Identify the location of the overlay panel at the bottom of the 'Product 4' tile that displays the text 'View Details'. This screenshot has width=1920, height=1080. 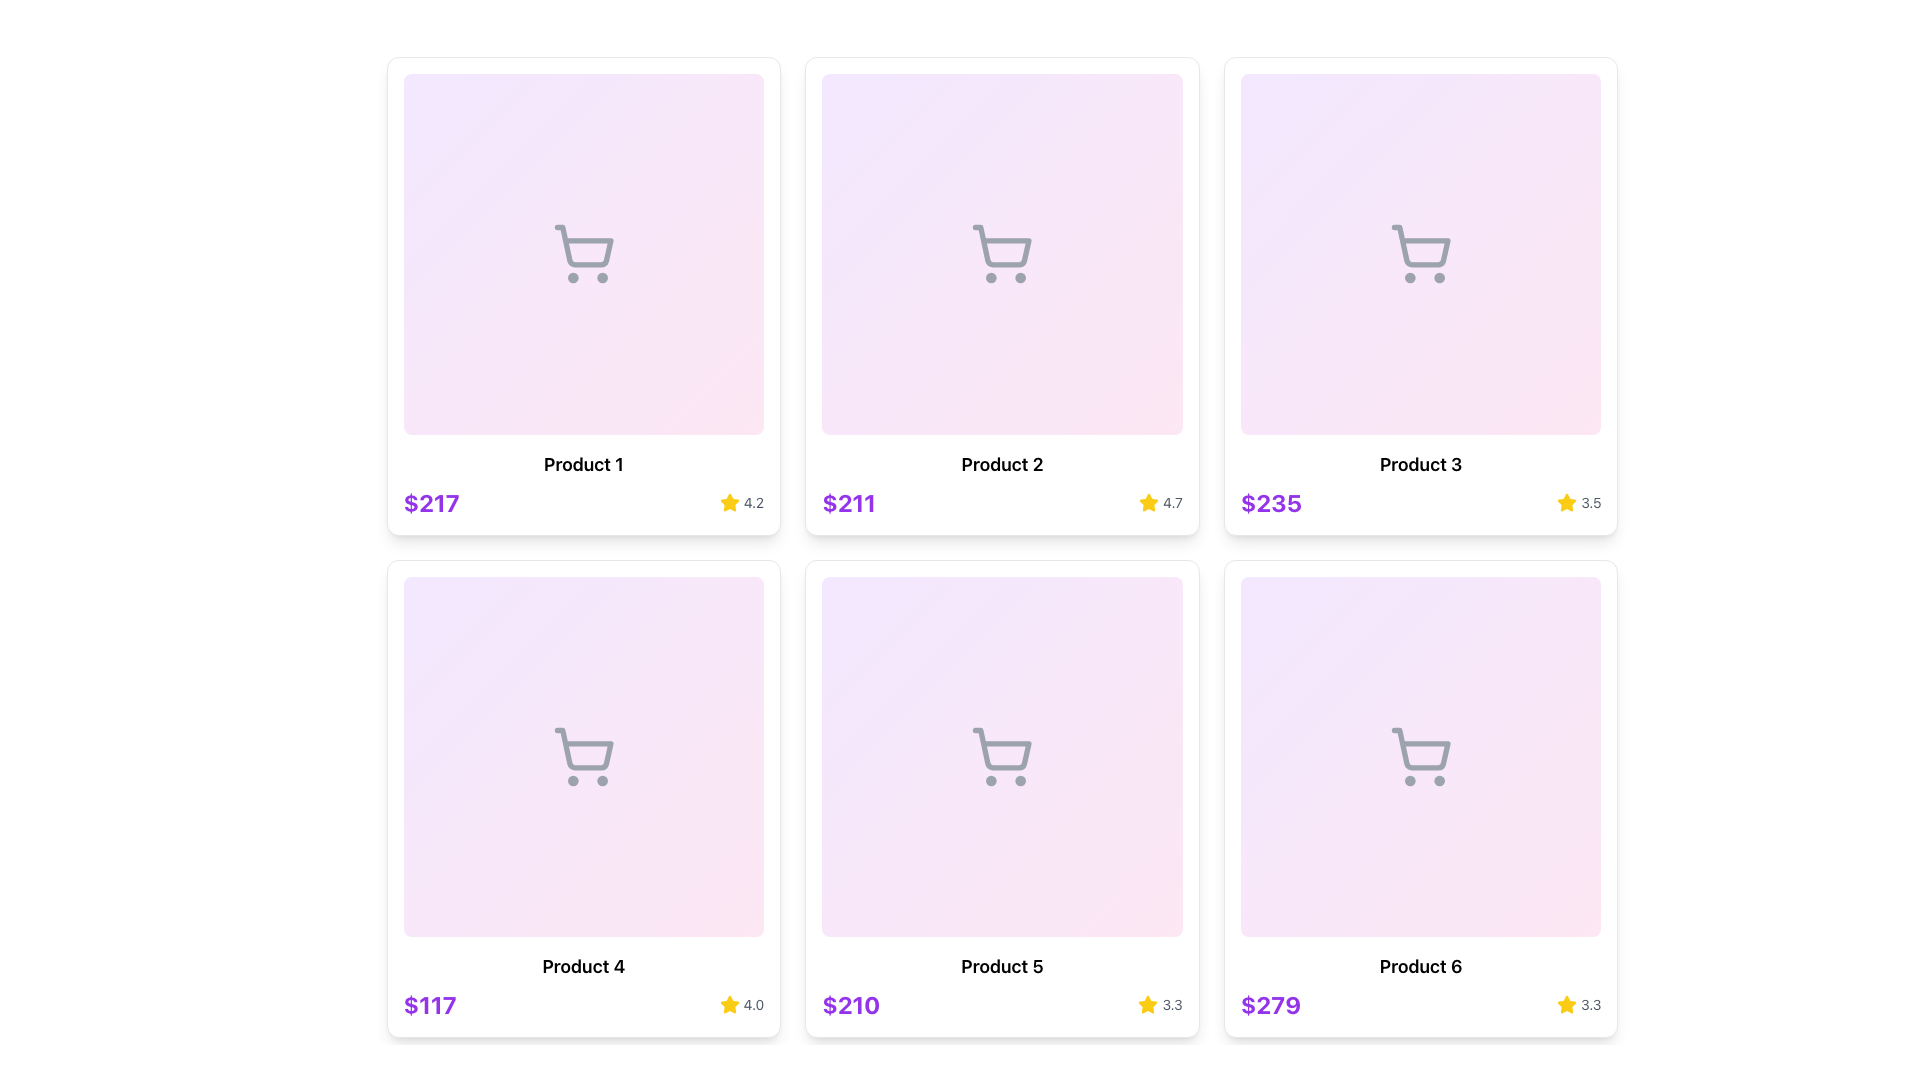
(582, 956).